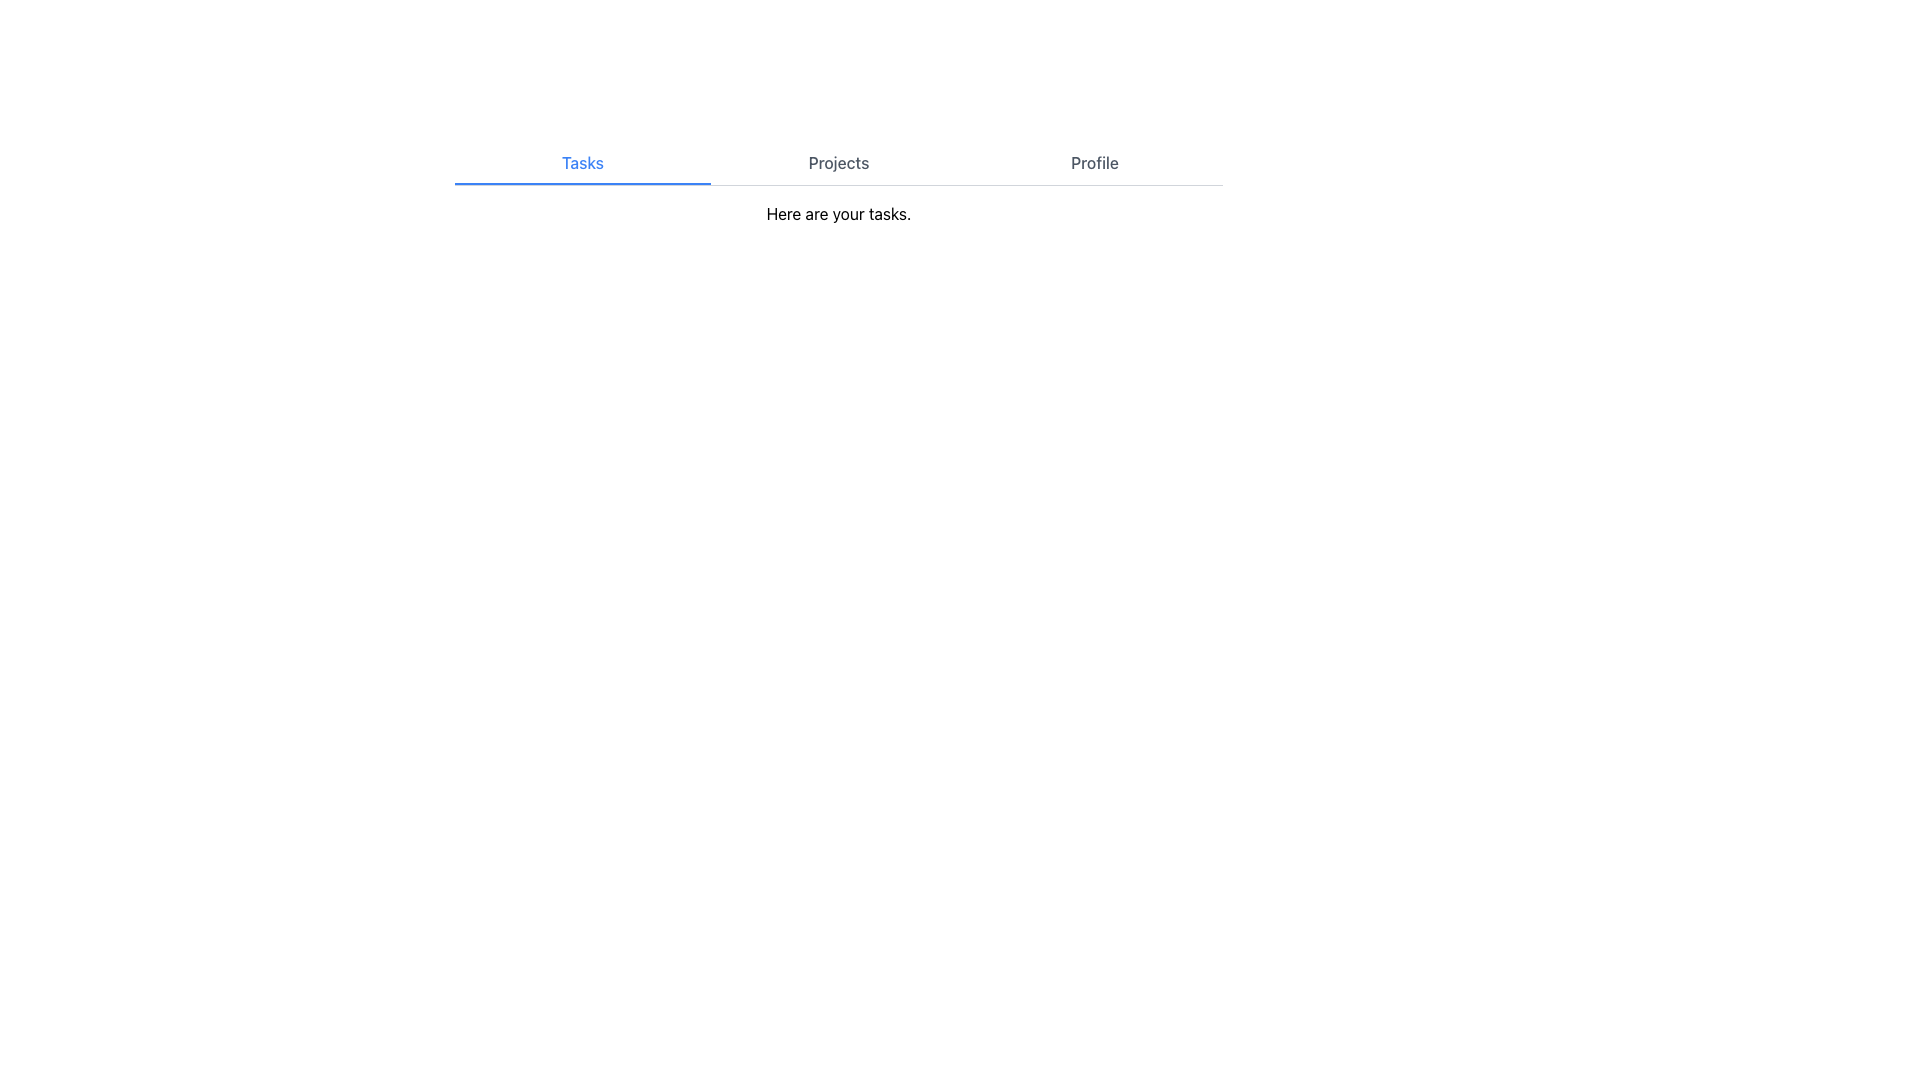  What do you see at coordinates (839, 163) in the screenshot?
I see `the Text button that serves as a navigational link` at bounding box center [839, 163].